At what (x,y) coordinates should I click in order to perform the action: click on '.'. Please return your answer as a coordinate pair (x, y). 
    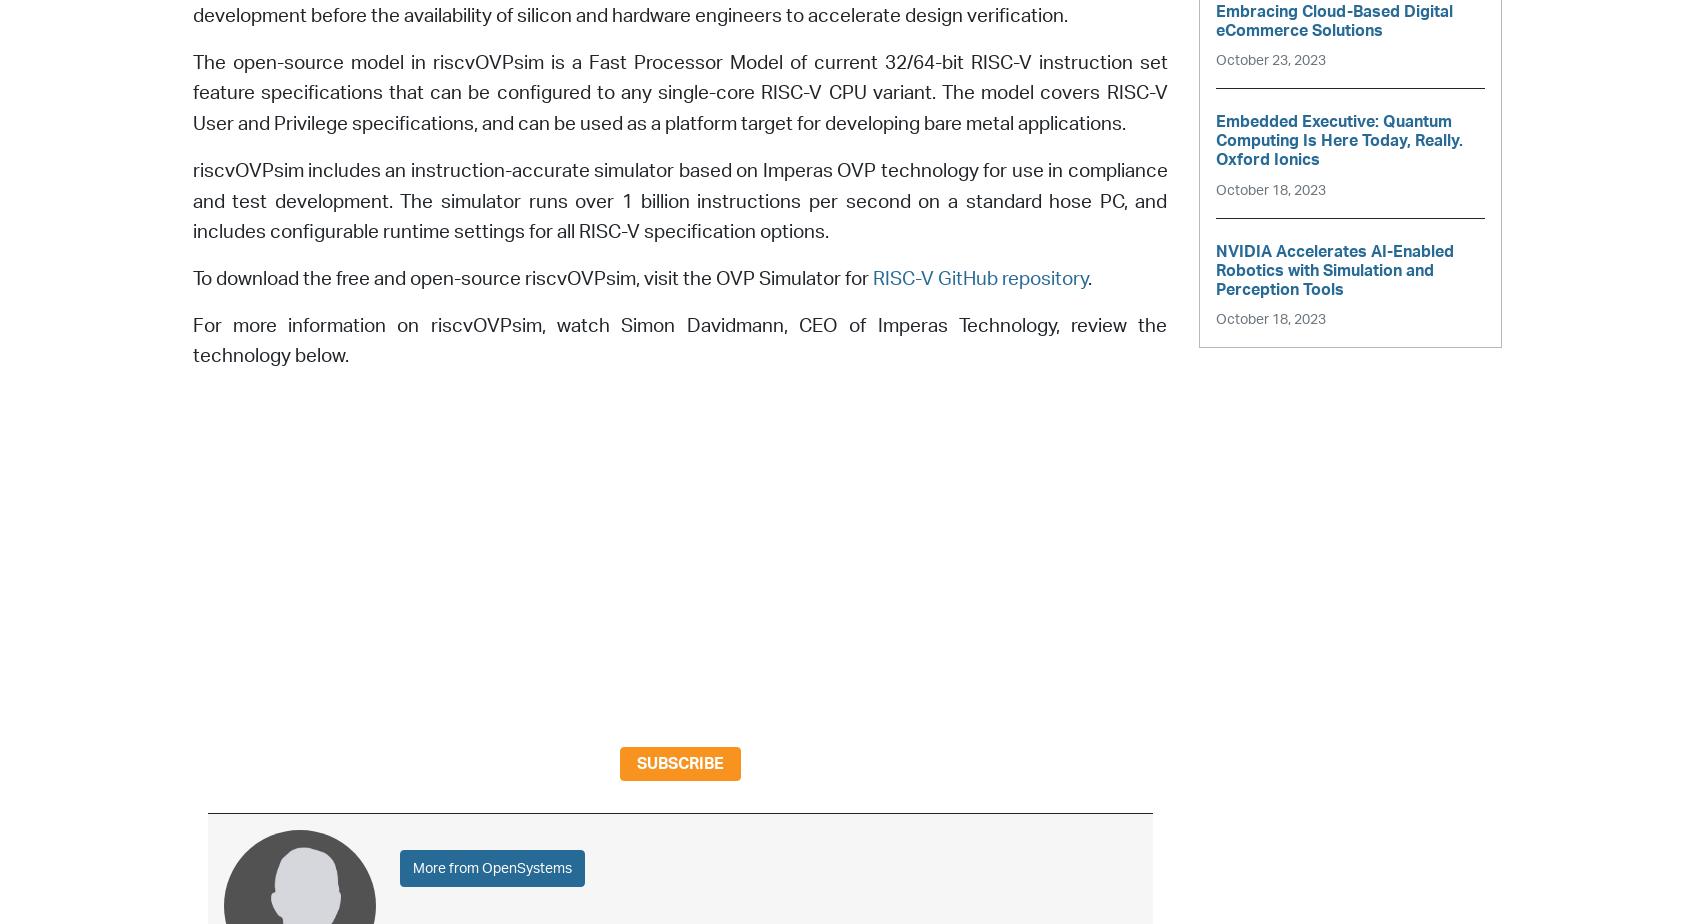
    Looking at the image, I should click on (1089, 279).